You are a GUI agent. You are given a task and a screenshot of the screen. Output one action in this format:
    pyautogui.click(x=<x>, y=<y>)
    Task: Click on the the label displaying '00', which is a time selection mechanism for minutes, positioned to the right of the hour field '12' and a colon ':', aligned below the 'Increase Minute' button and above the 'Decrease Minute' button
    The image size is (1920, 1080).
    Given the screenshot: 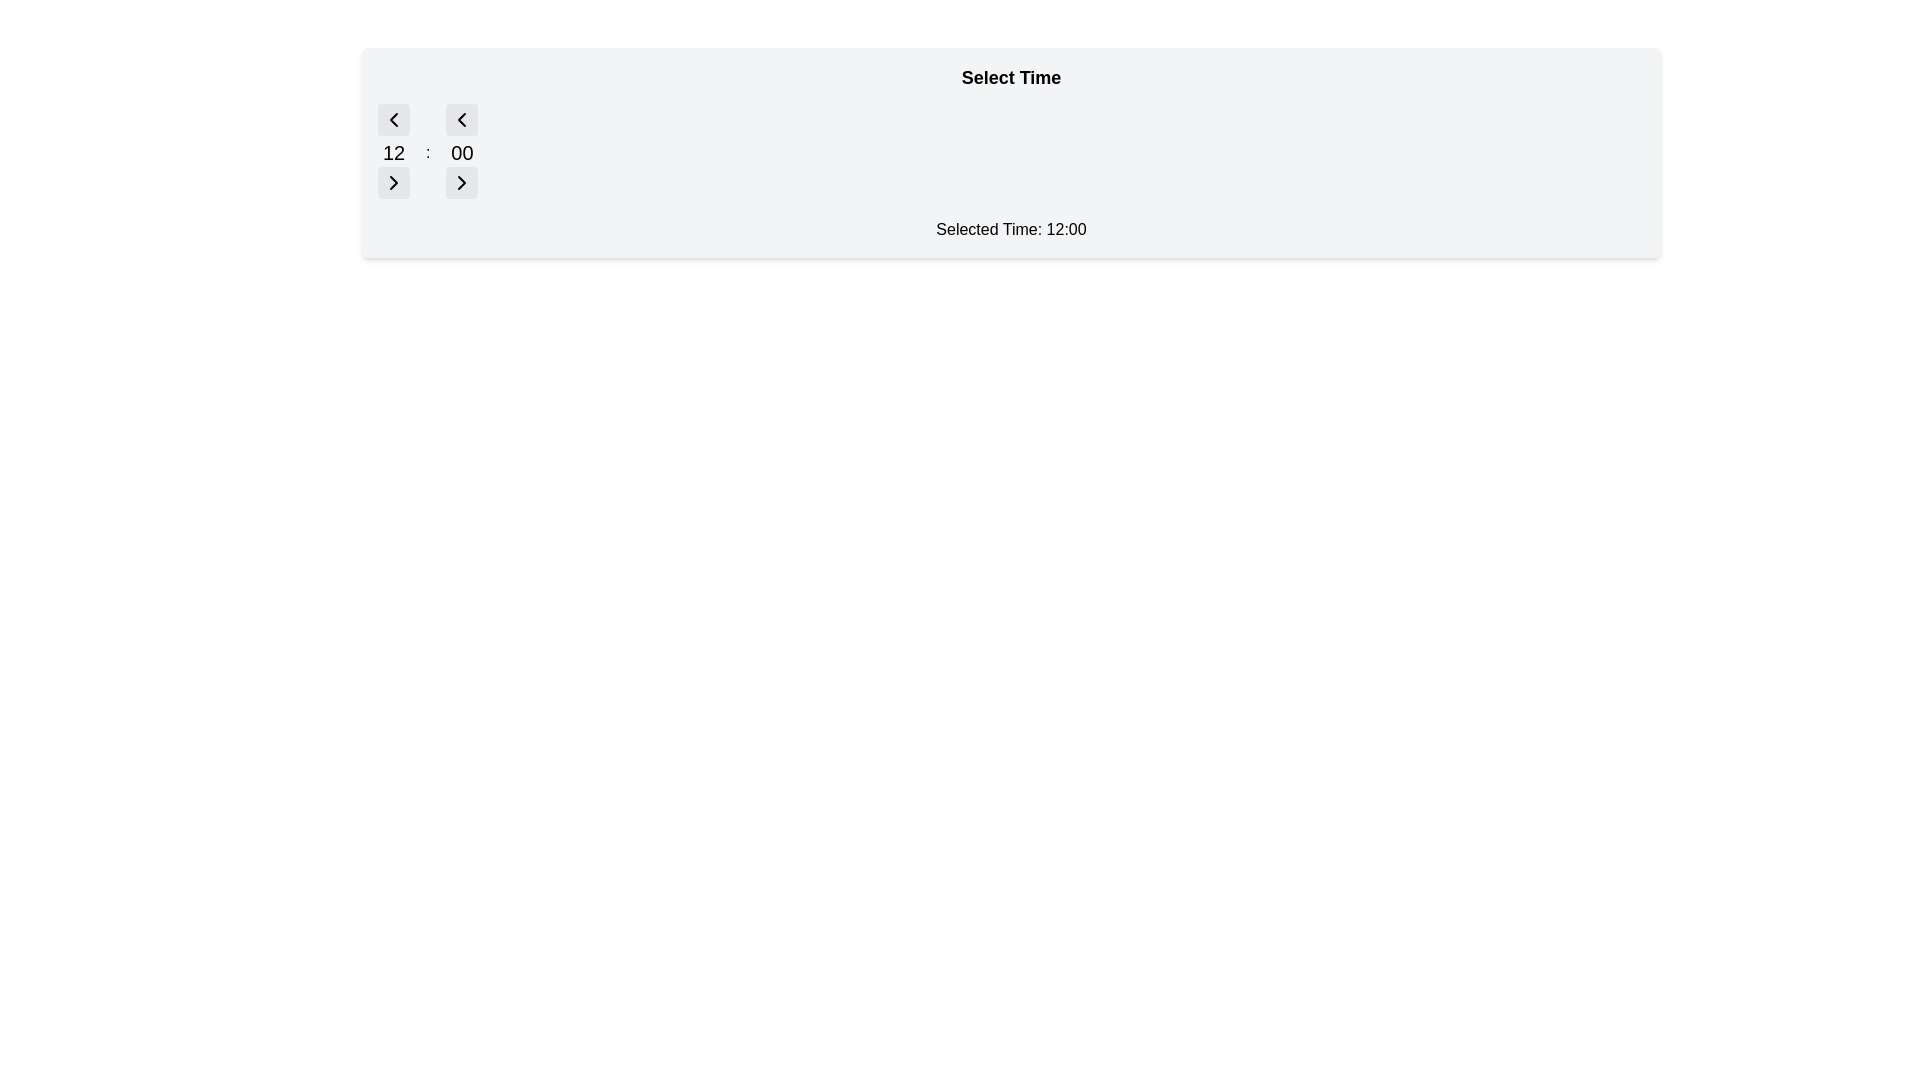 What is the action you would take?
    pyautogui.click(x=461, y=152)
    